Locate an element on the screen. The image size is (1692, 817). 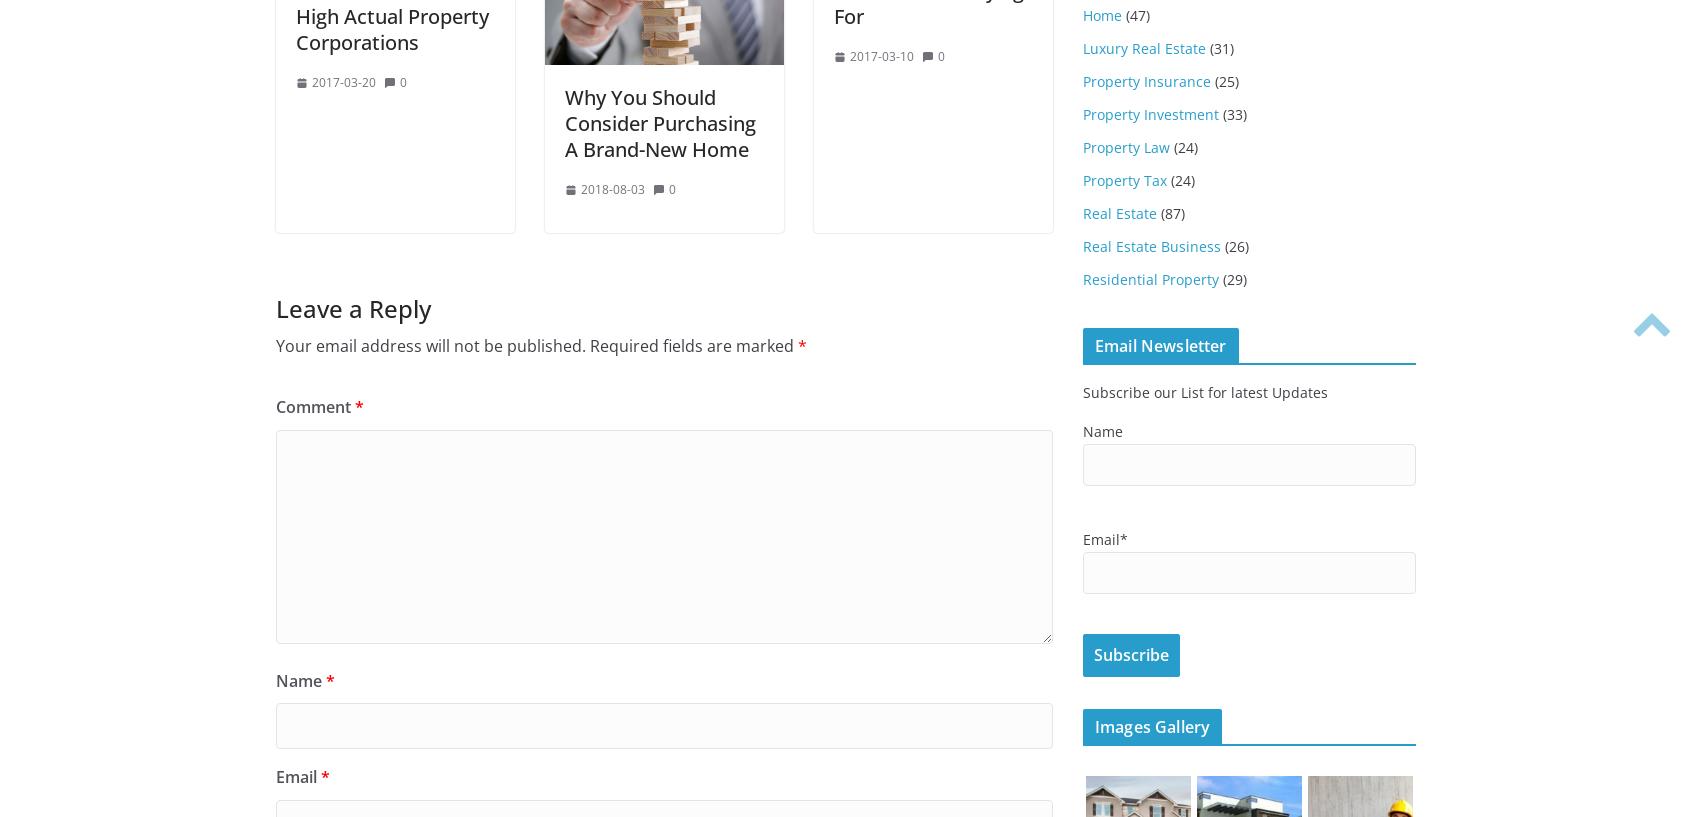
'(47)' is located at coordinates (1135, 14).